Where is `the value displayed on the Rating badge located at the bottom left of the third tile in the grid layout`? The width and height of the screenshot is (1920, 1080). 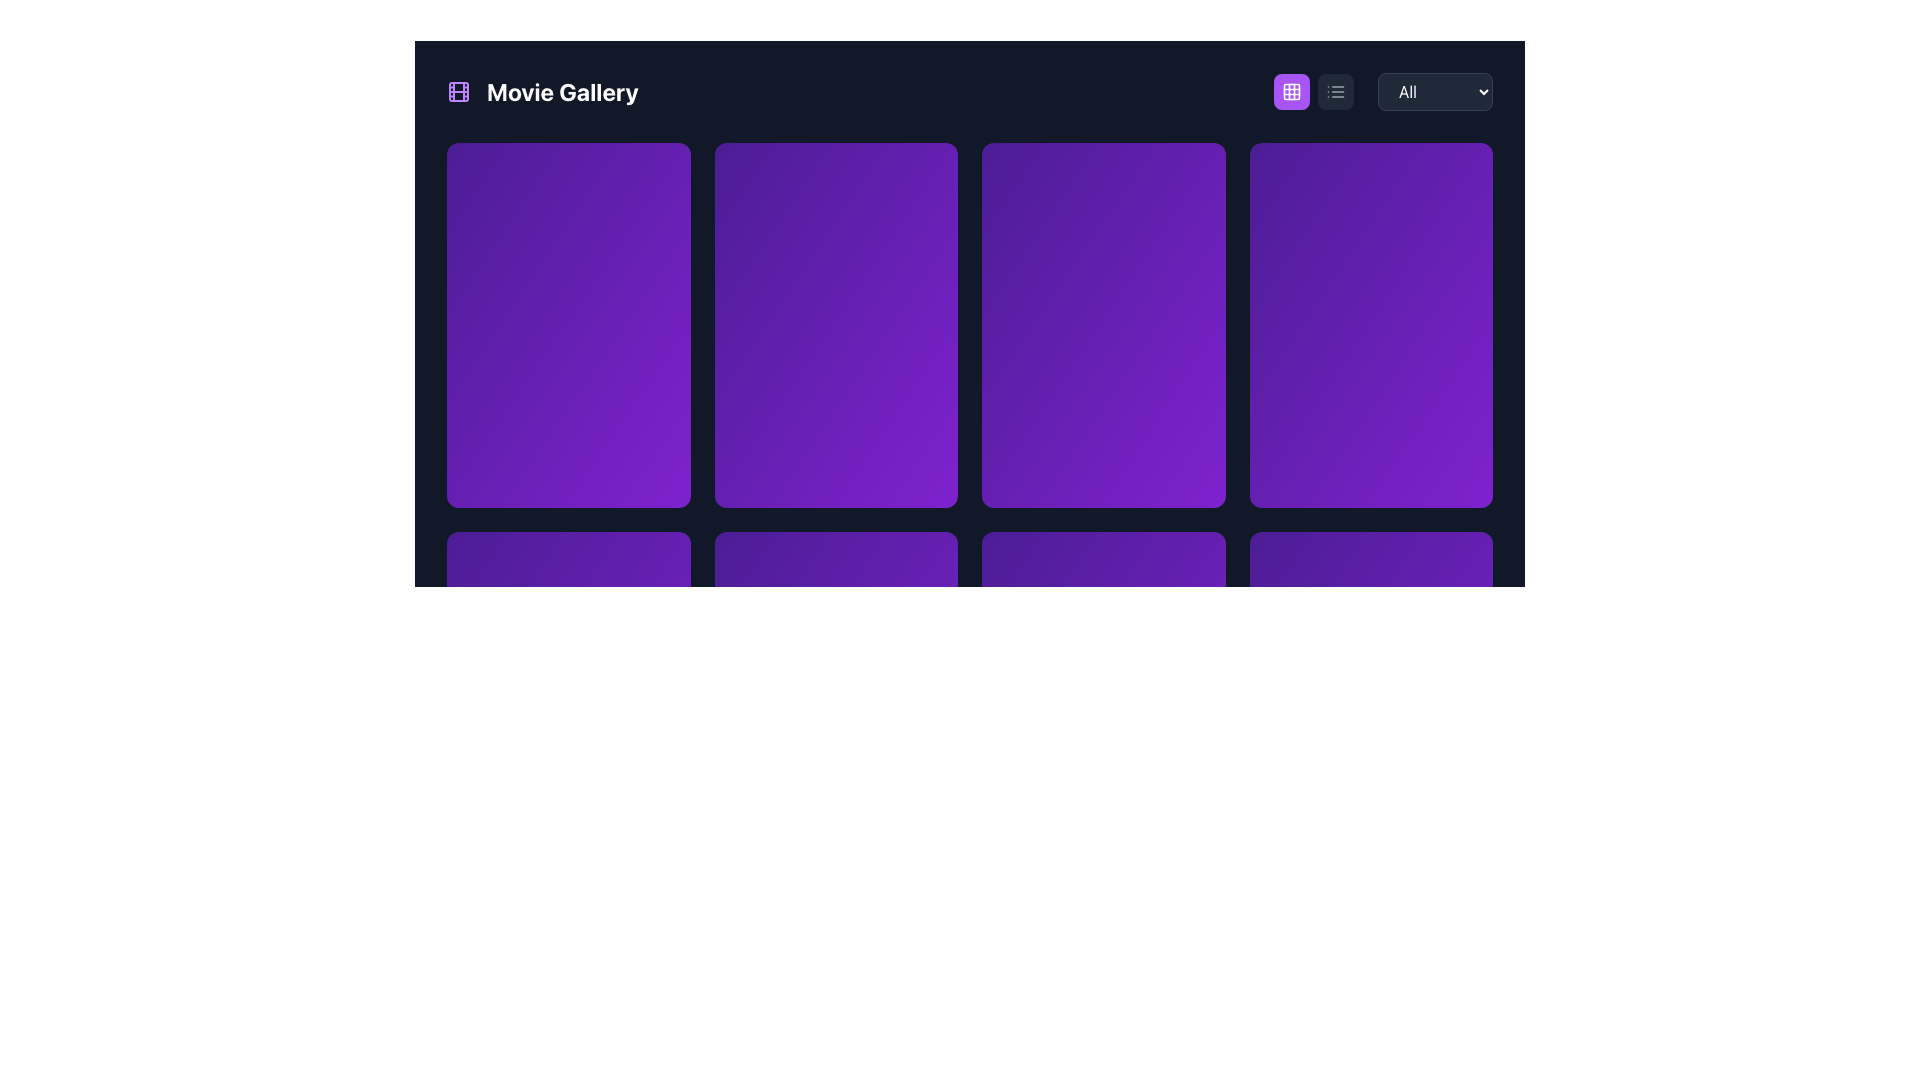 the value displayed on the Rating badge located at the bottom left of the third tile in the grid layout is located at coordinates (490, 564).